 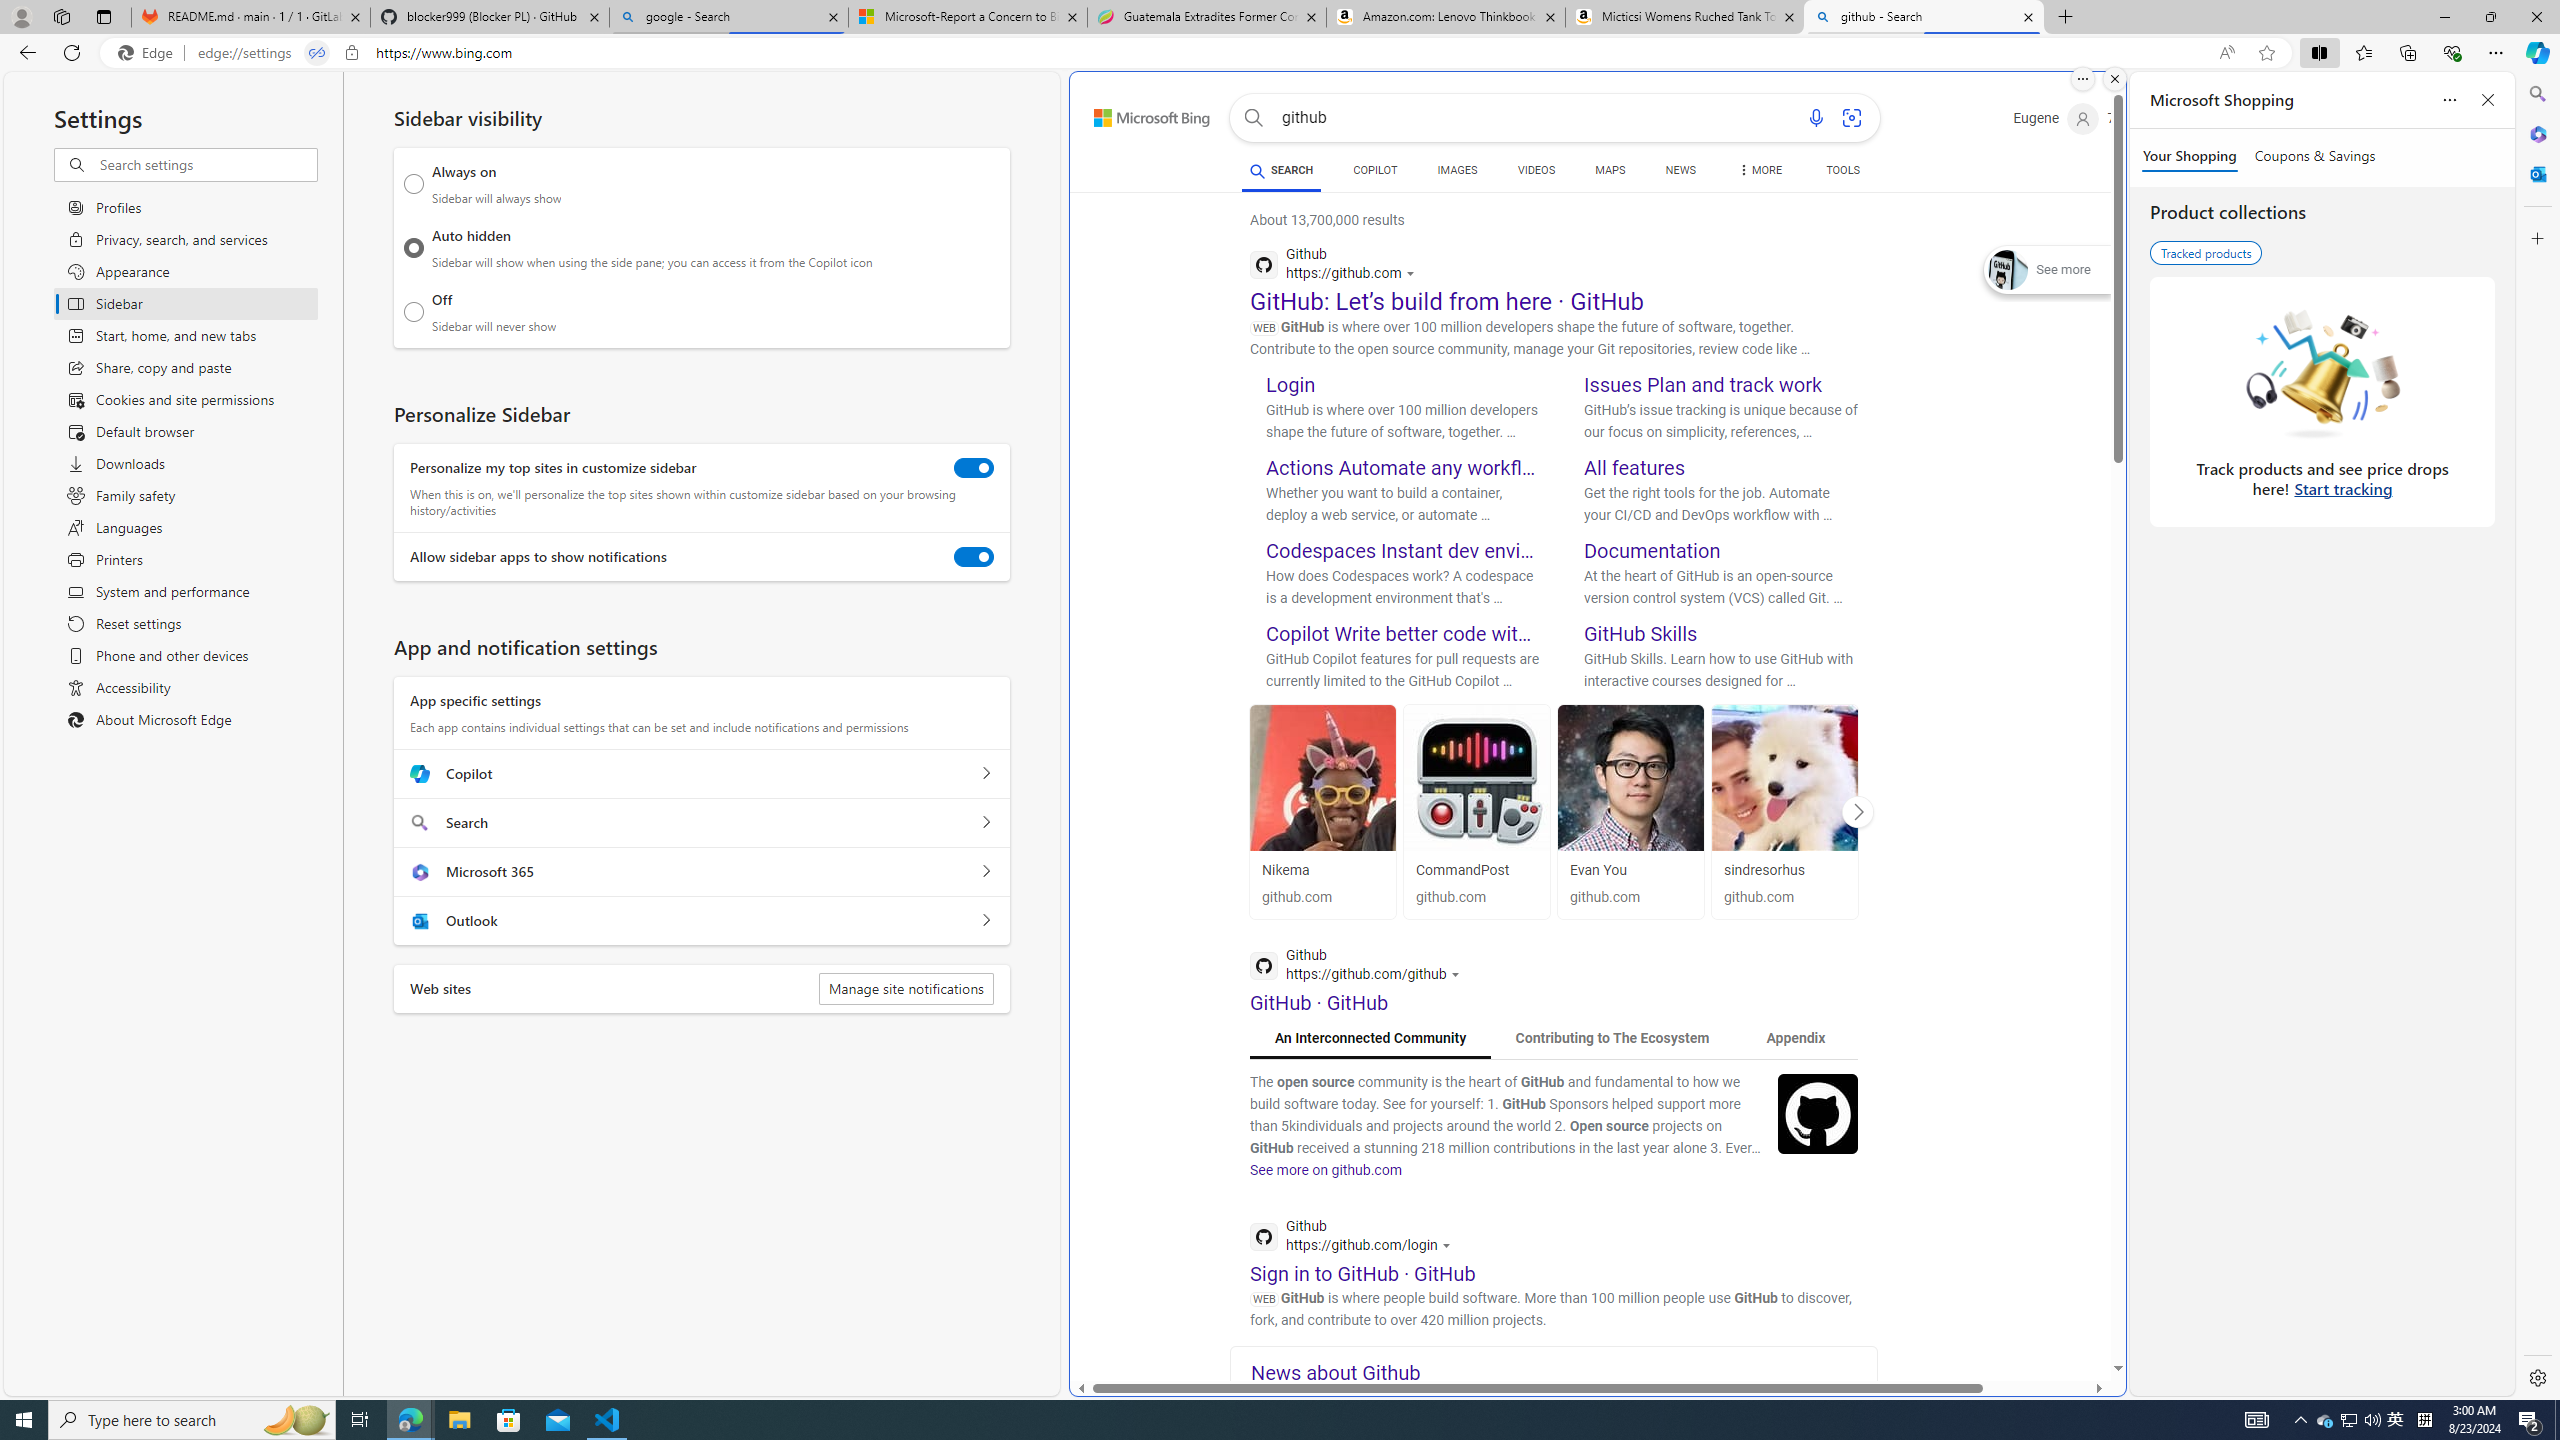 I want to click on 'Manage site notifications', so click(x=905, y=988).